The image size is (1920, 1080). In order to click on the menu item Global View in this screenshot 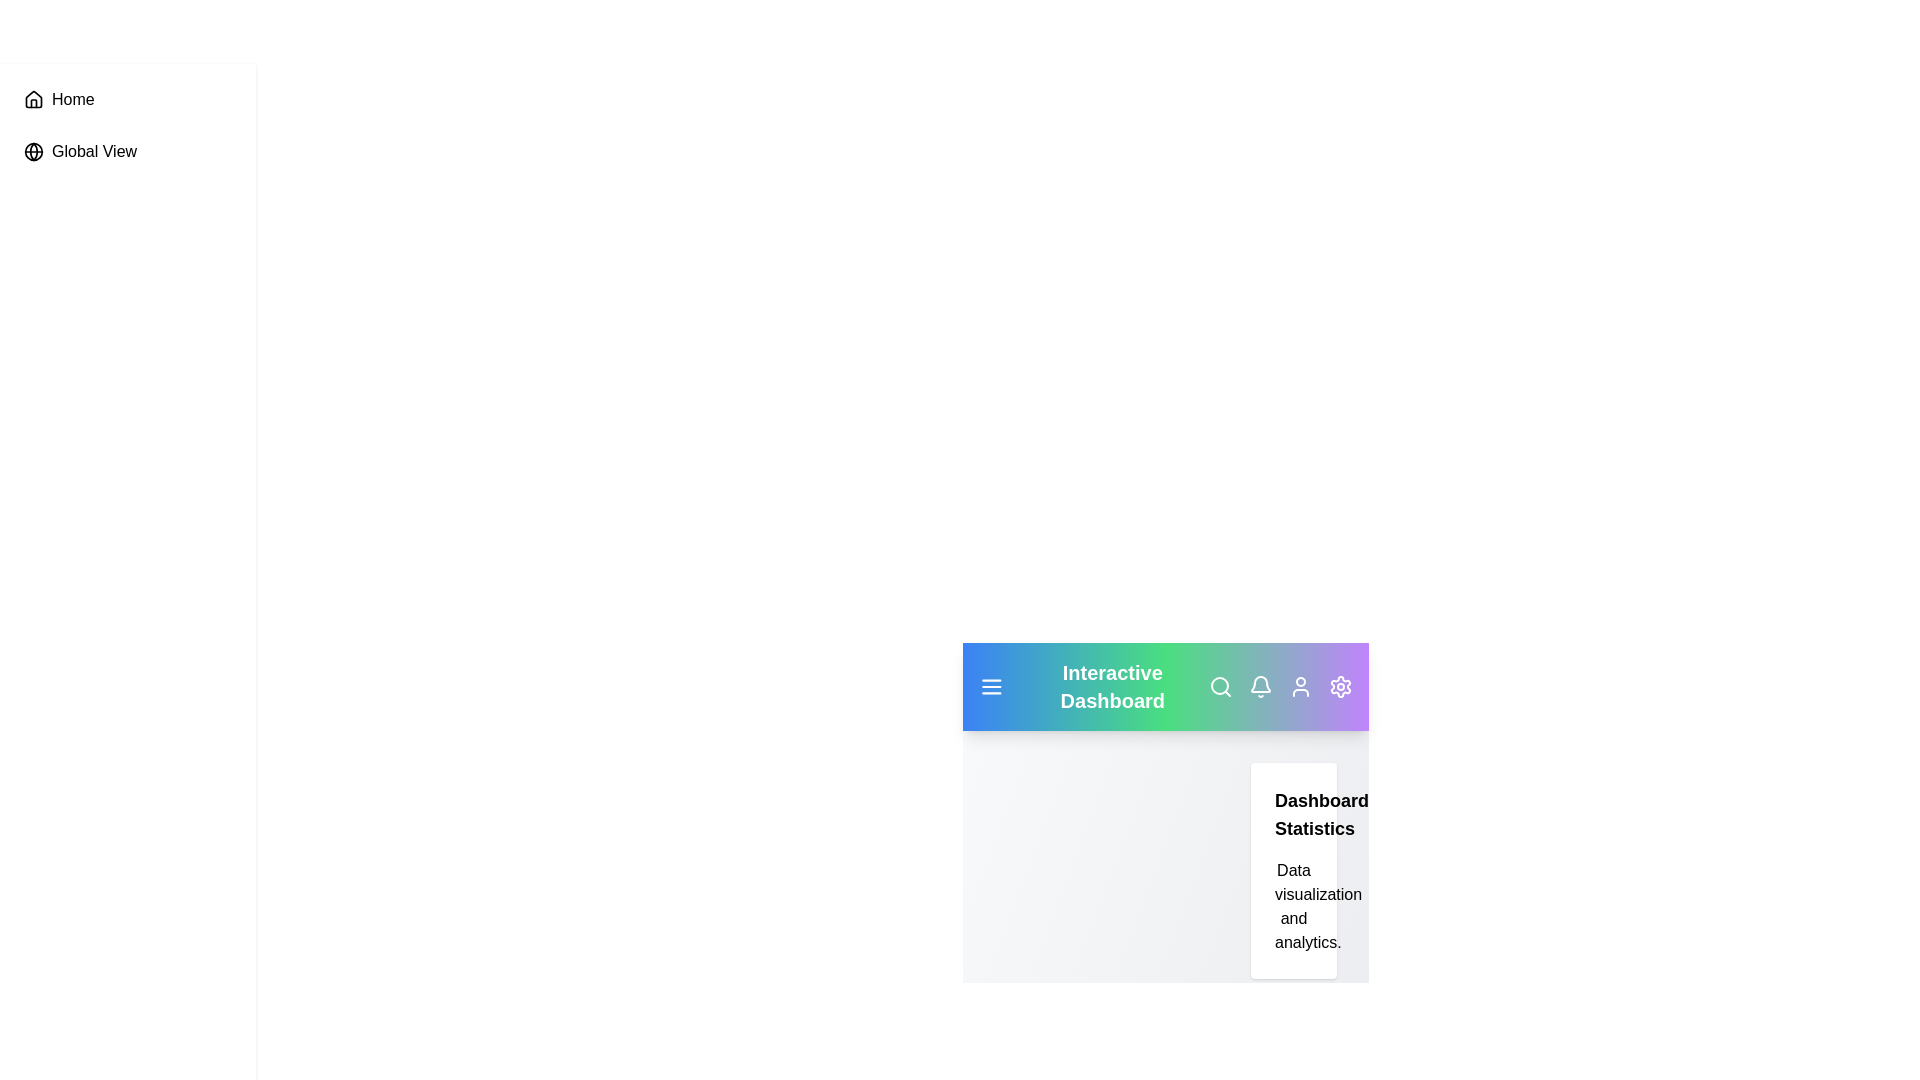, I will do `click(127, 150)`.